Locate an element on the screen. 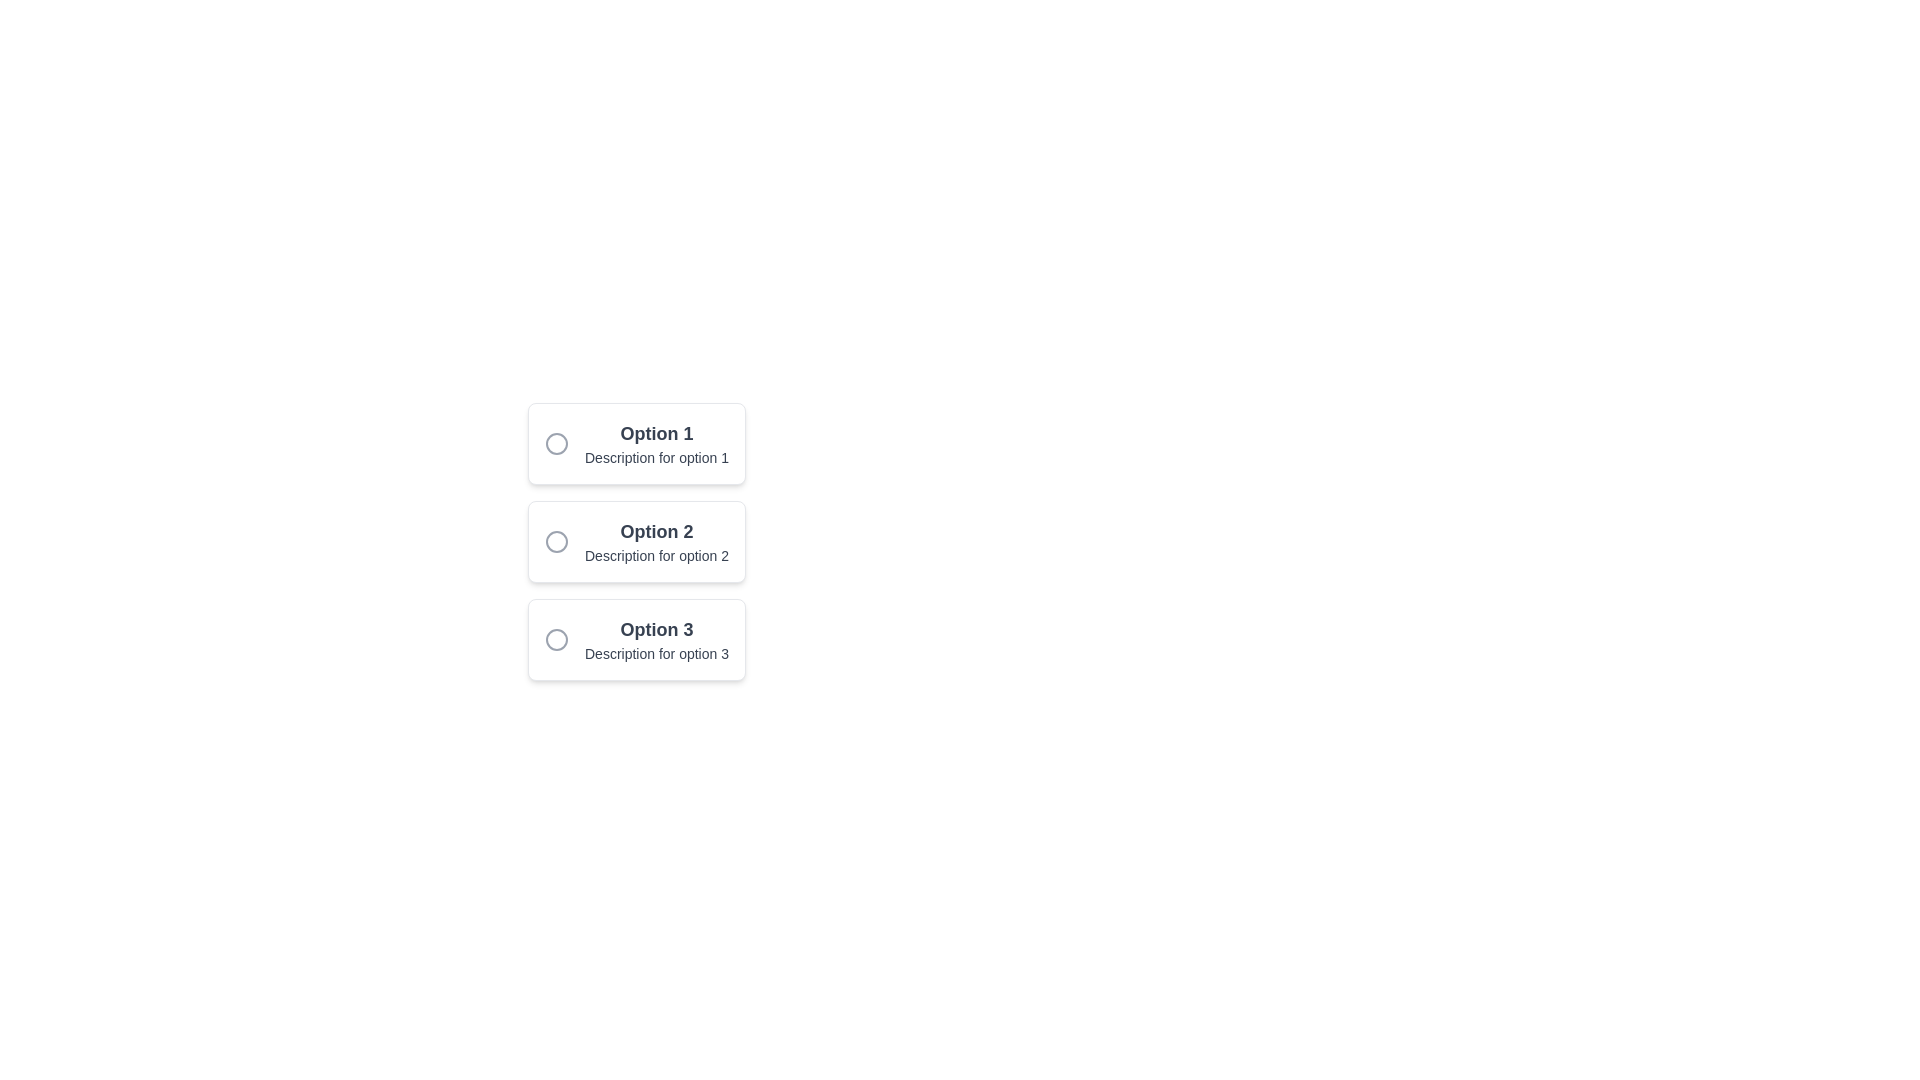 Image resolution: width=1920 pixels, height=1080 pixels. the Text block that informs about 'Option 1' and its description is located at coordinates (657, 442).